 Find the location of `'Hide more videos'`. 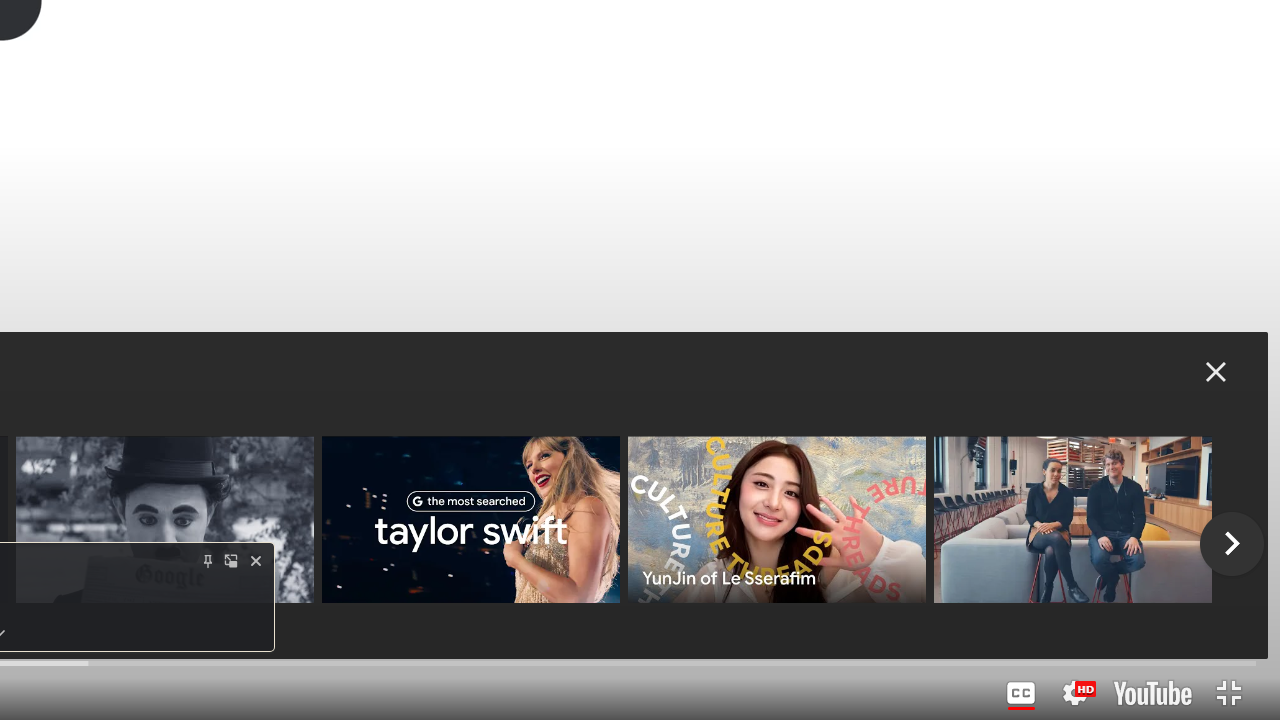

'Hide more videos' is located at coordinates (1215, 371).